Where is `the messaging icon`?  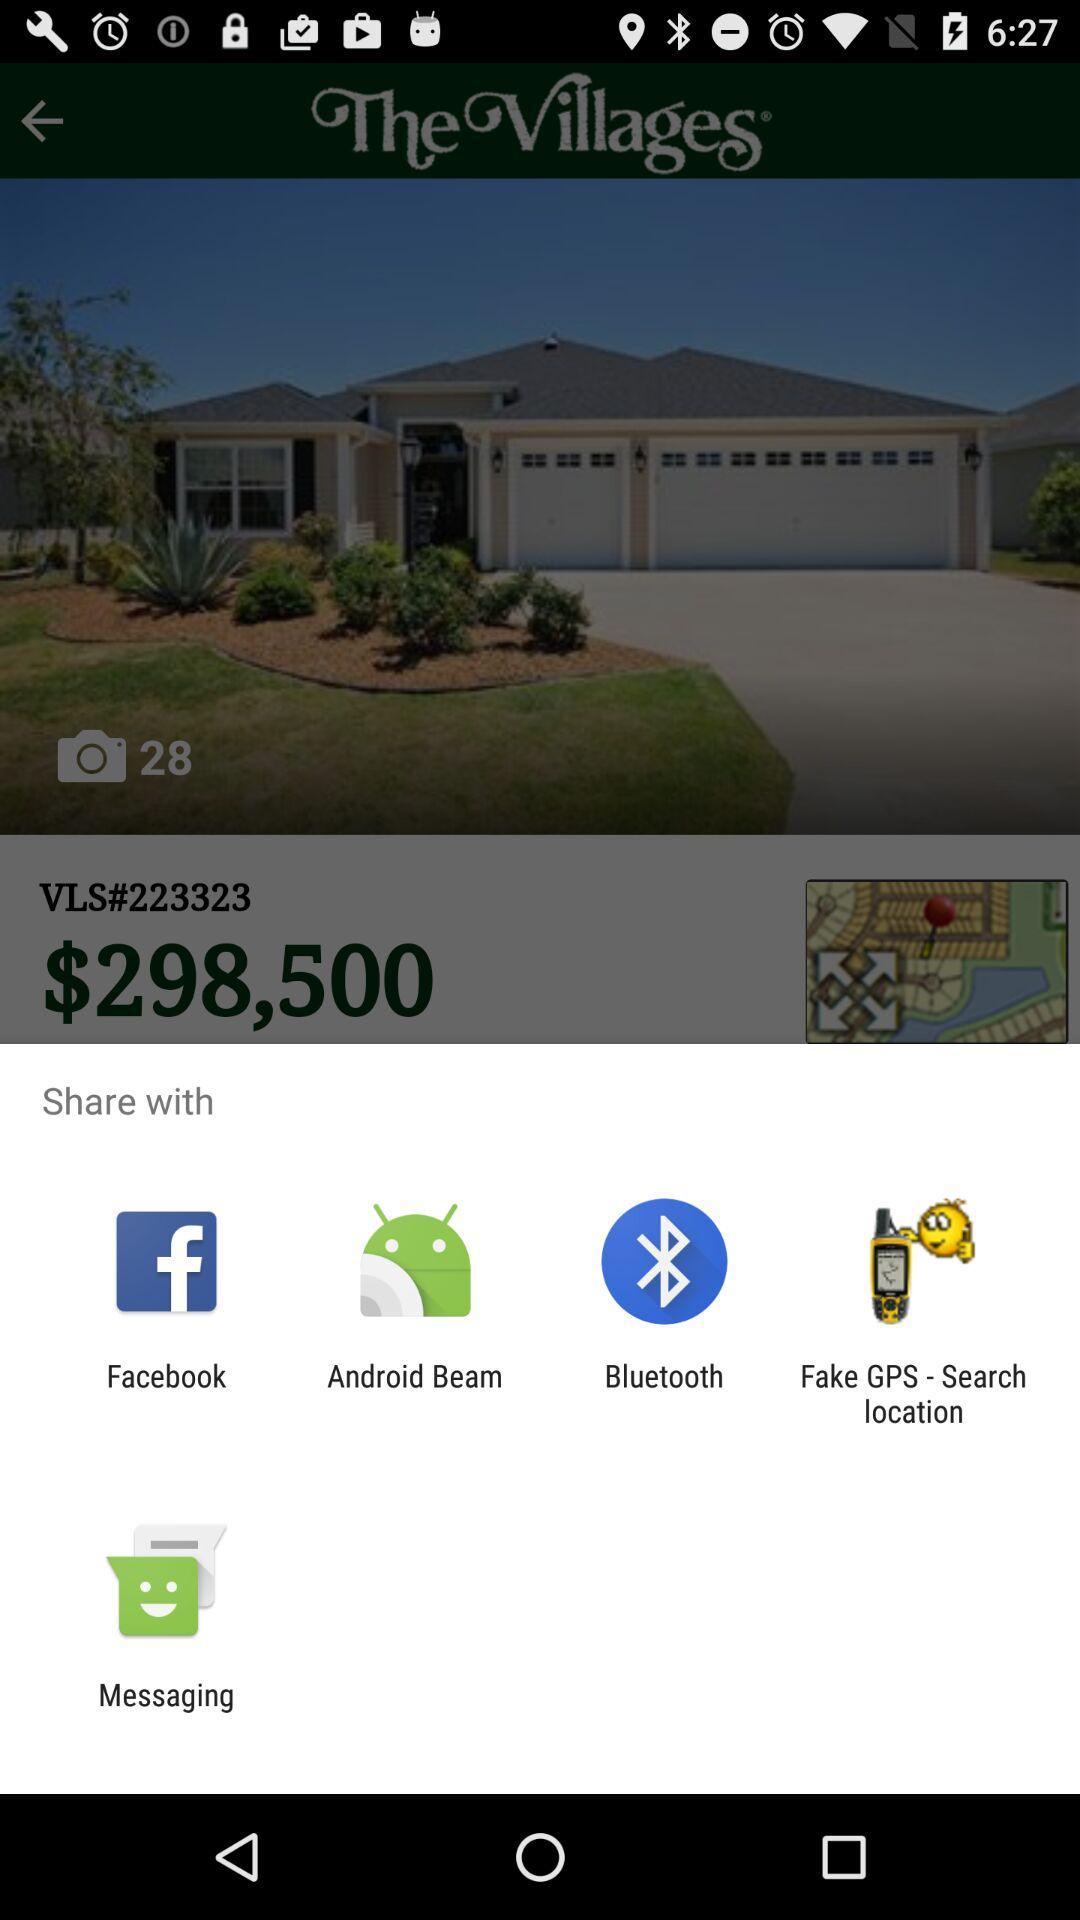 the messaging icon is located at coordinates (165, 1711).